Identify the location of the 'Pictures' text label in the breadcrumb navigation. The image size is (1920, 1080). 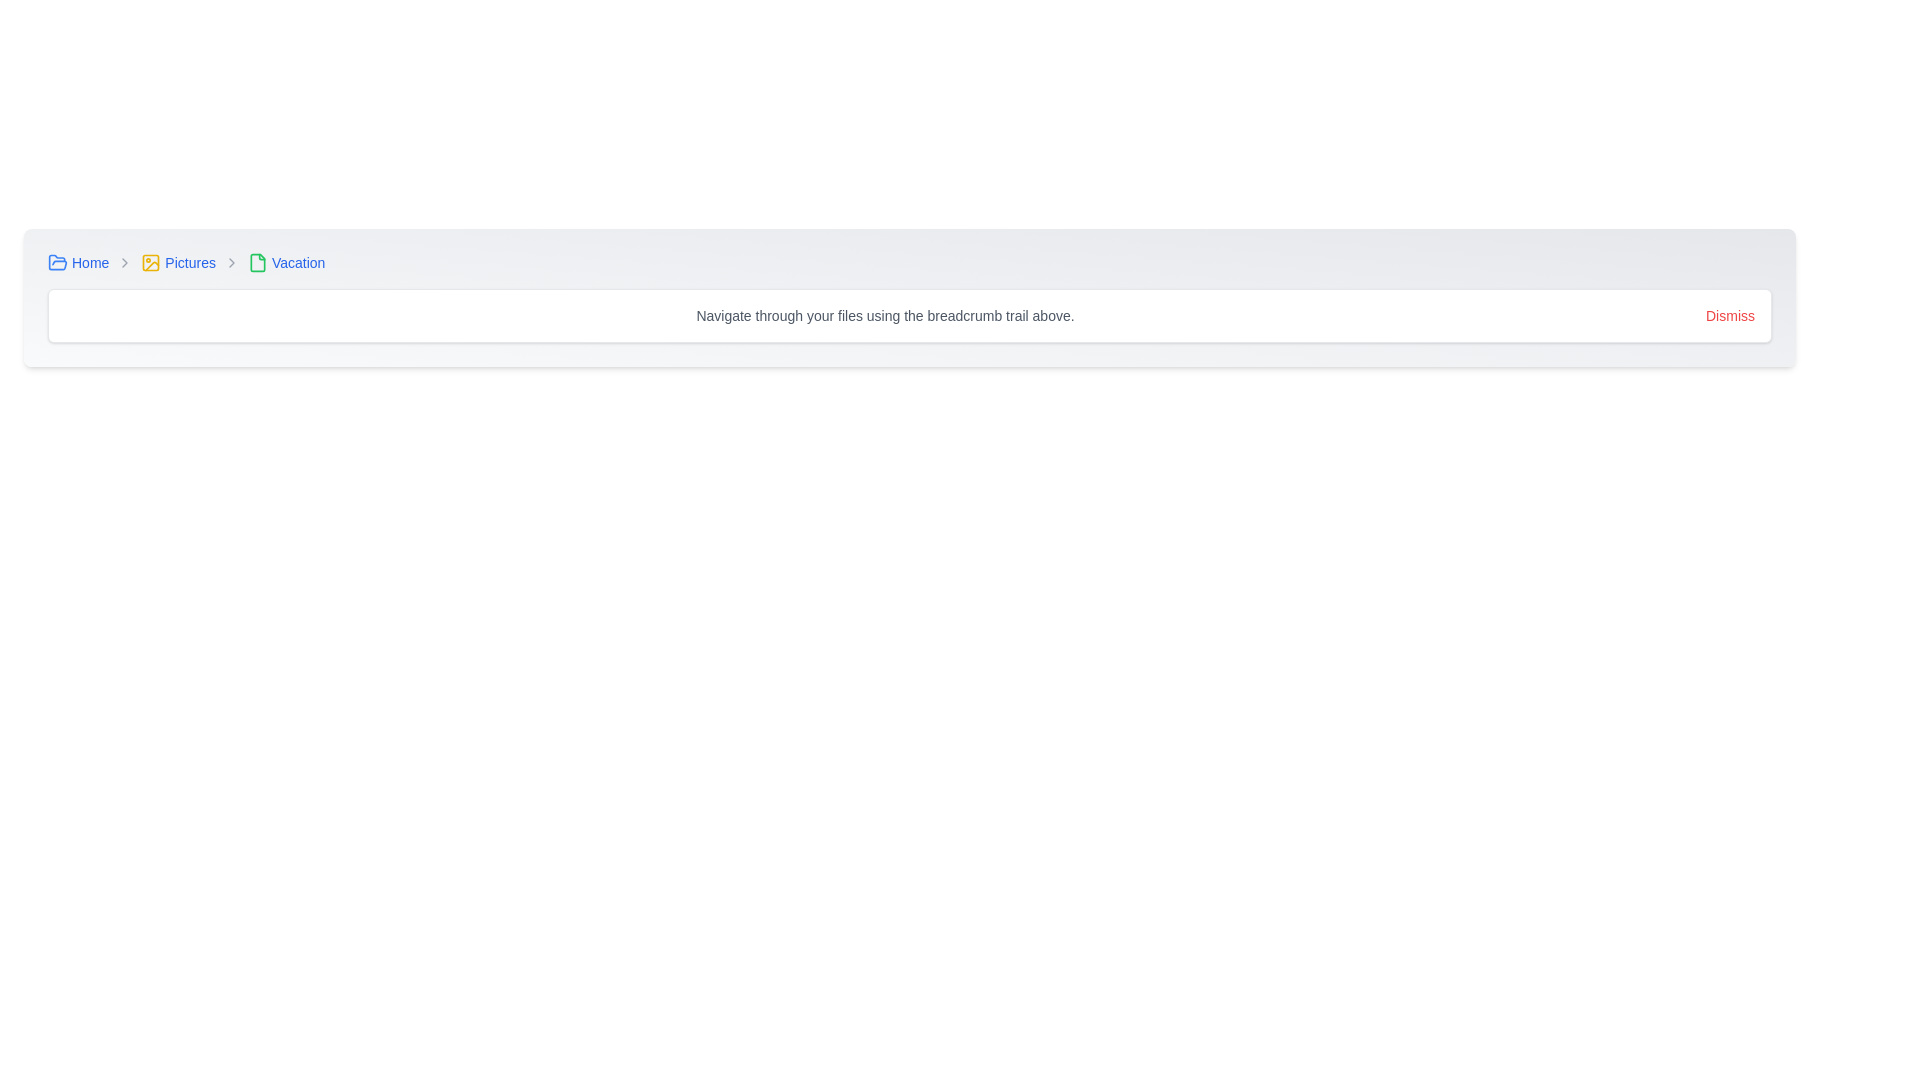
(190, 261).